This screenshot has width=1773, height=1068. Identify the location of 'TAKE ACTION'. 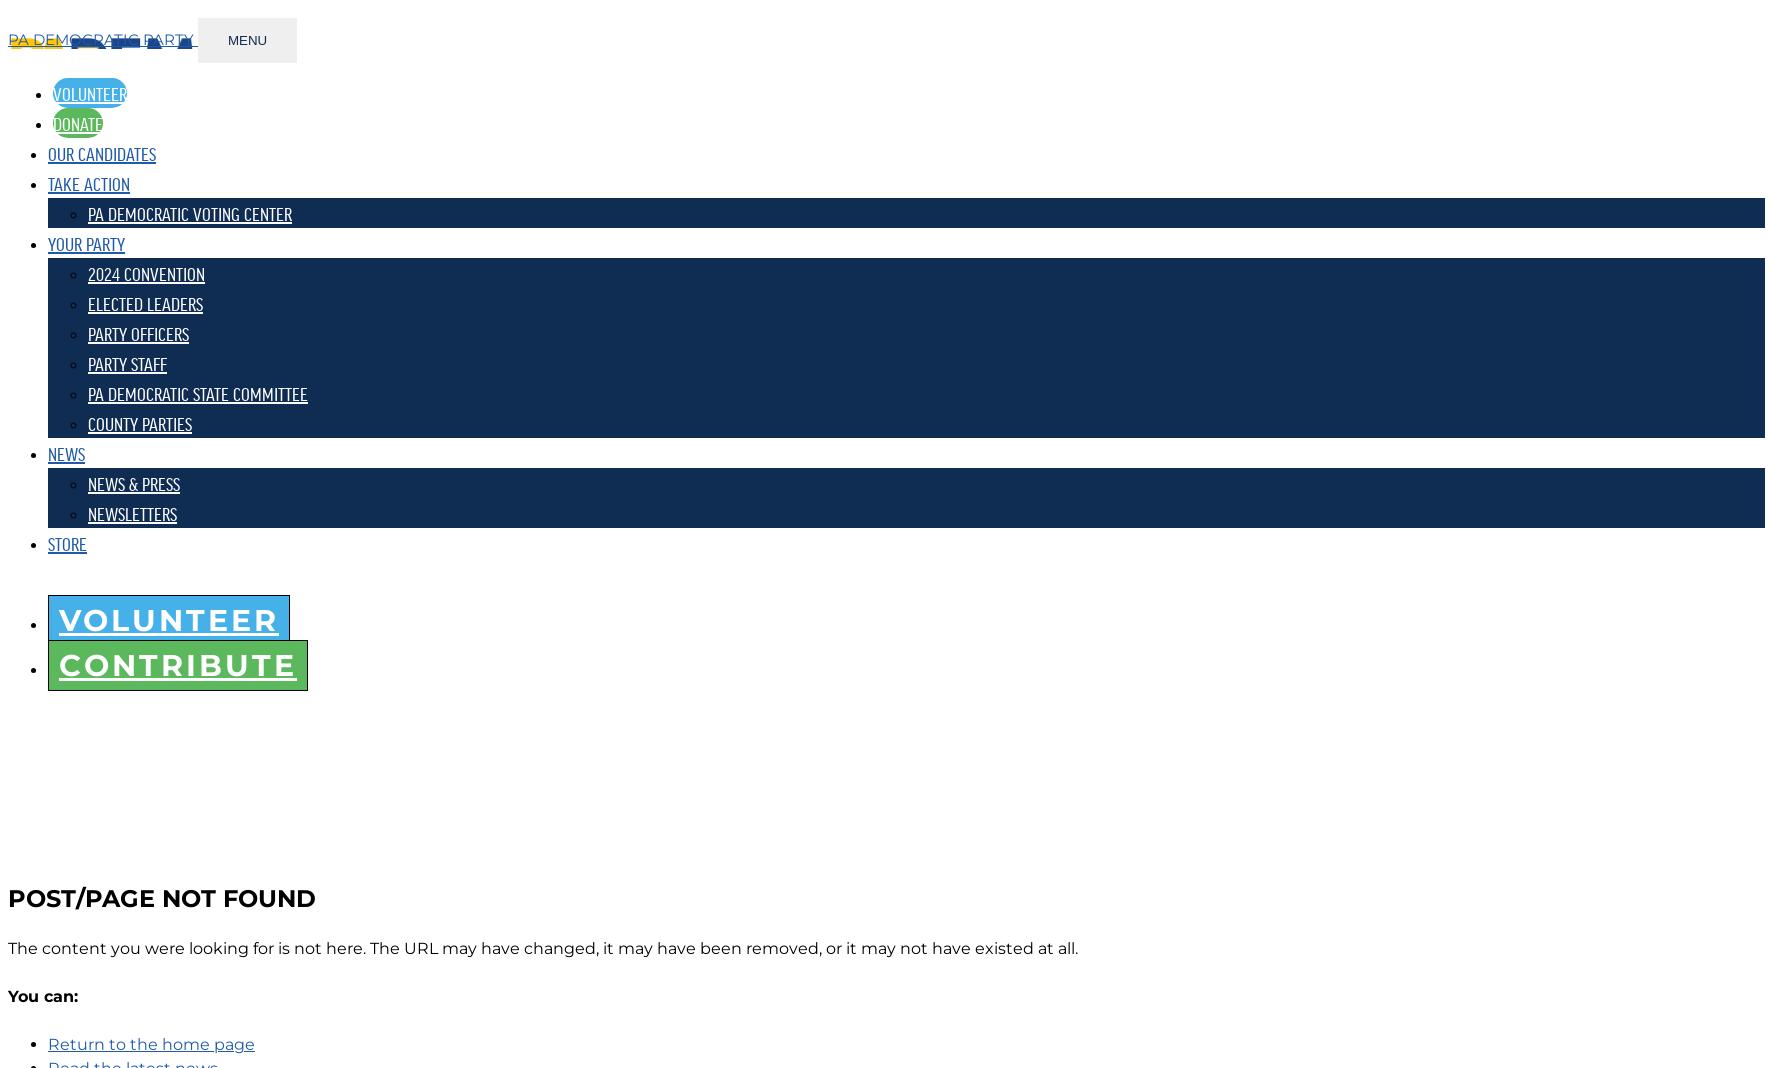
(88, 182).